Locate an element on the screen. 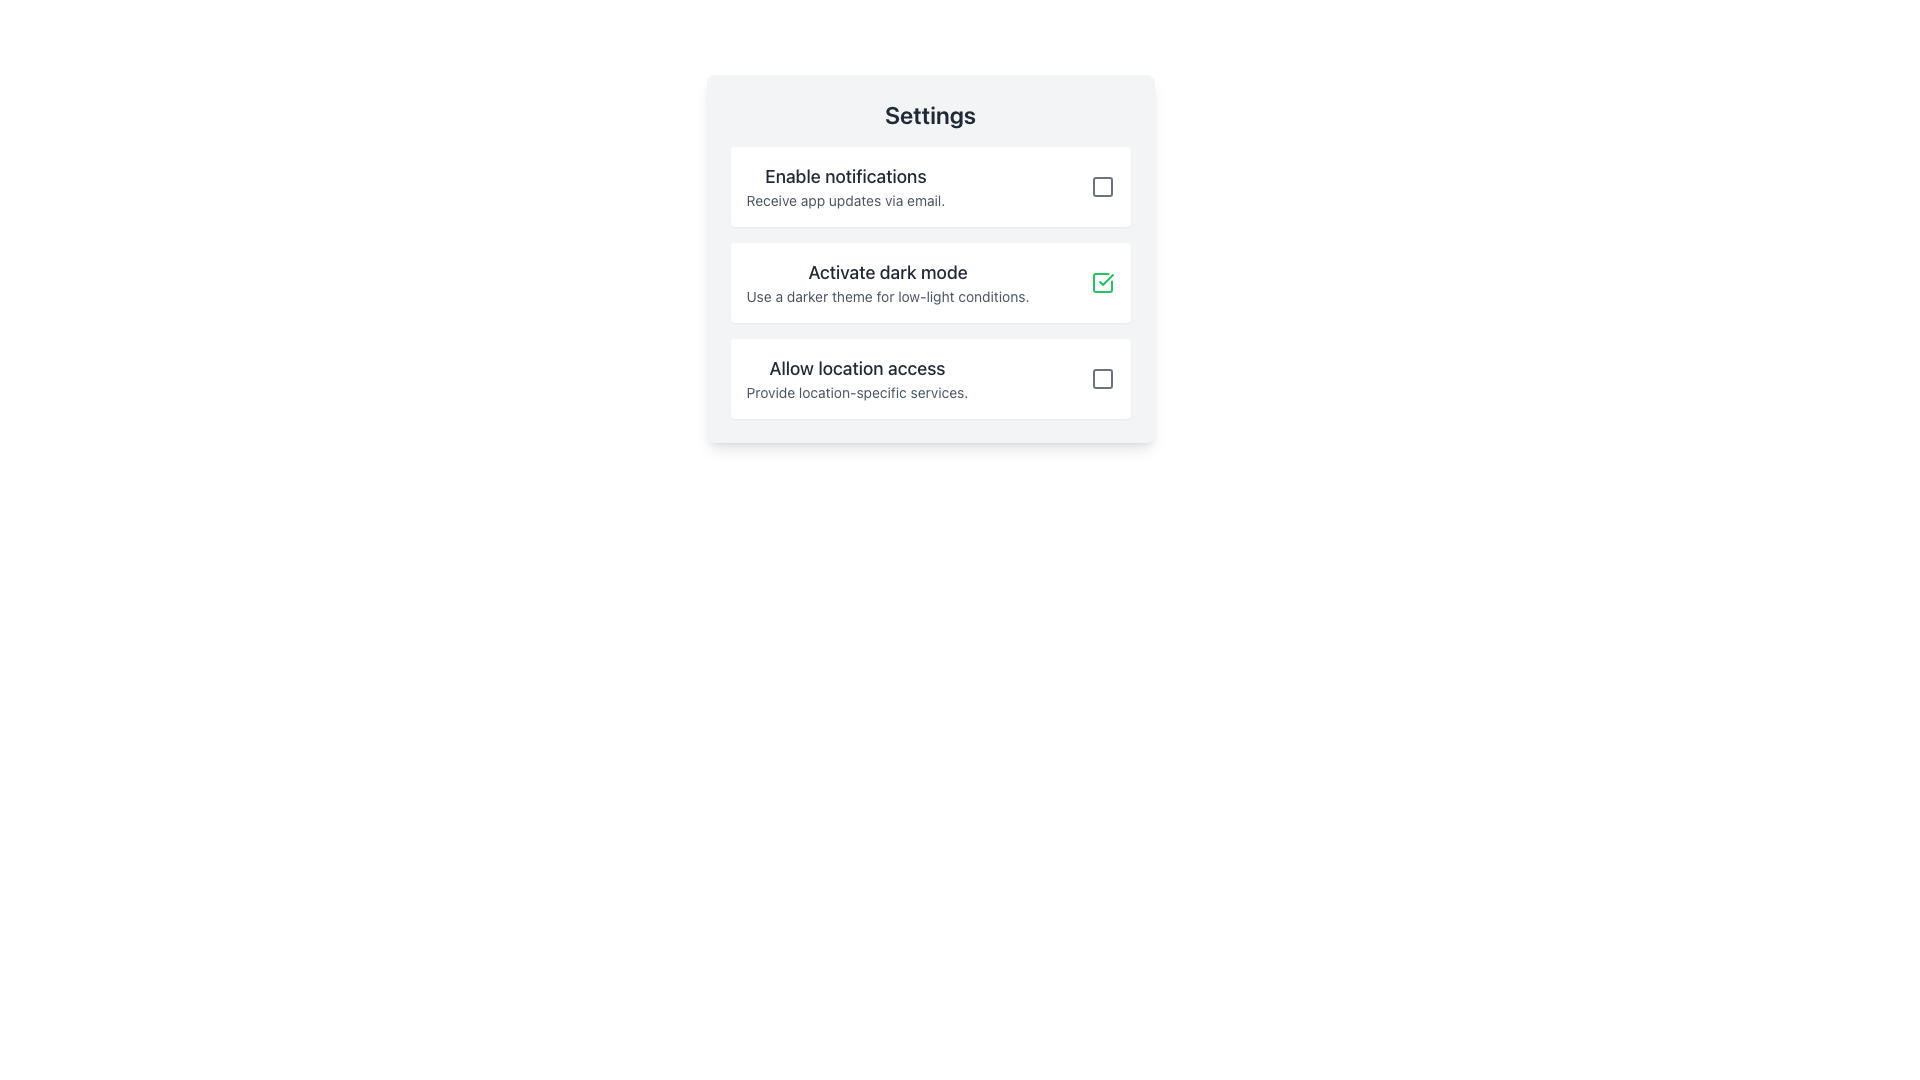 This screenshot has width=1920, height=1080. the descriptive text providing additional information about the feature 'Allow location access', which is located below its header text in the grouped section is located at coordinates (857, 393).